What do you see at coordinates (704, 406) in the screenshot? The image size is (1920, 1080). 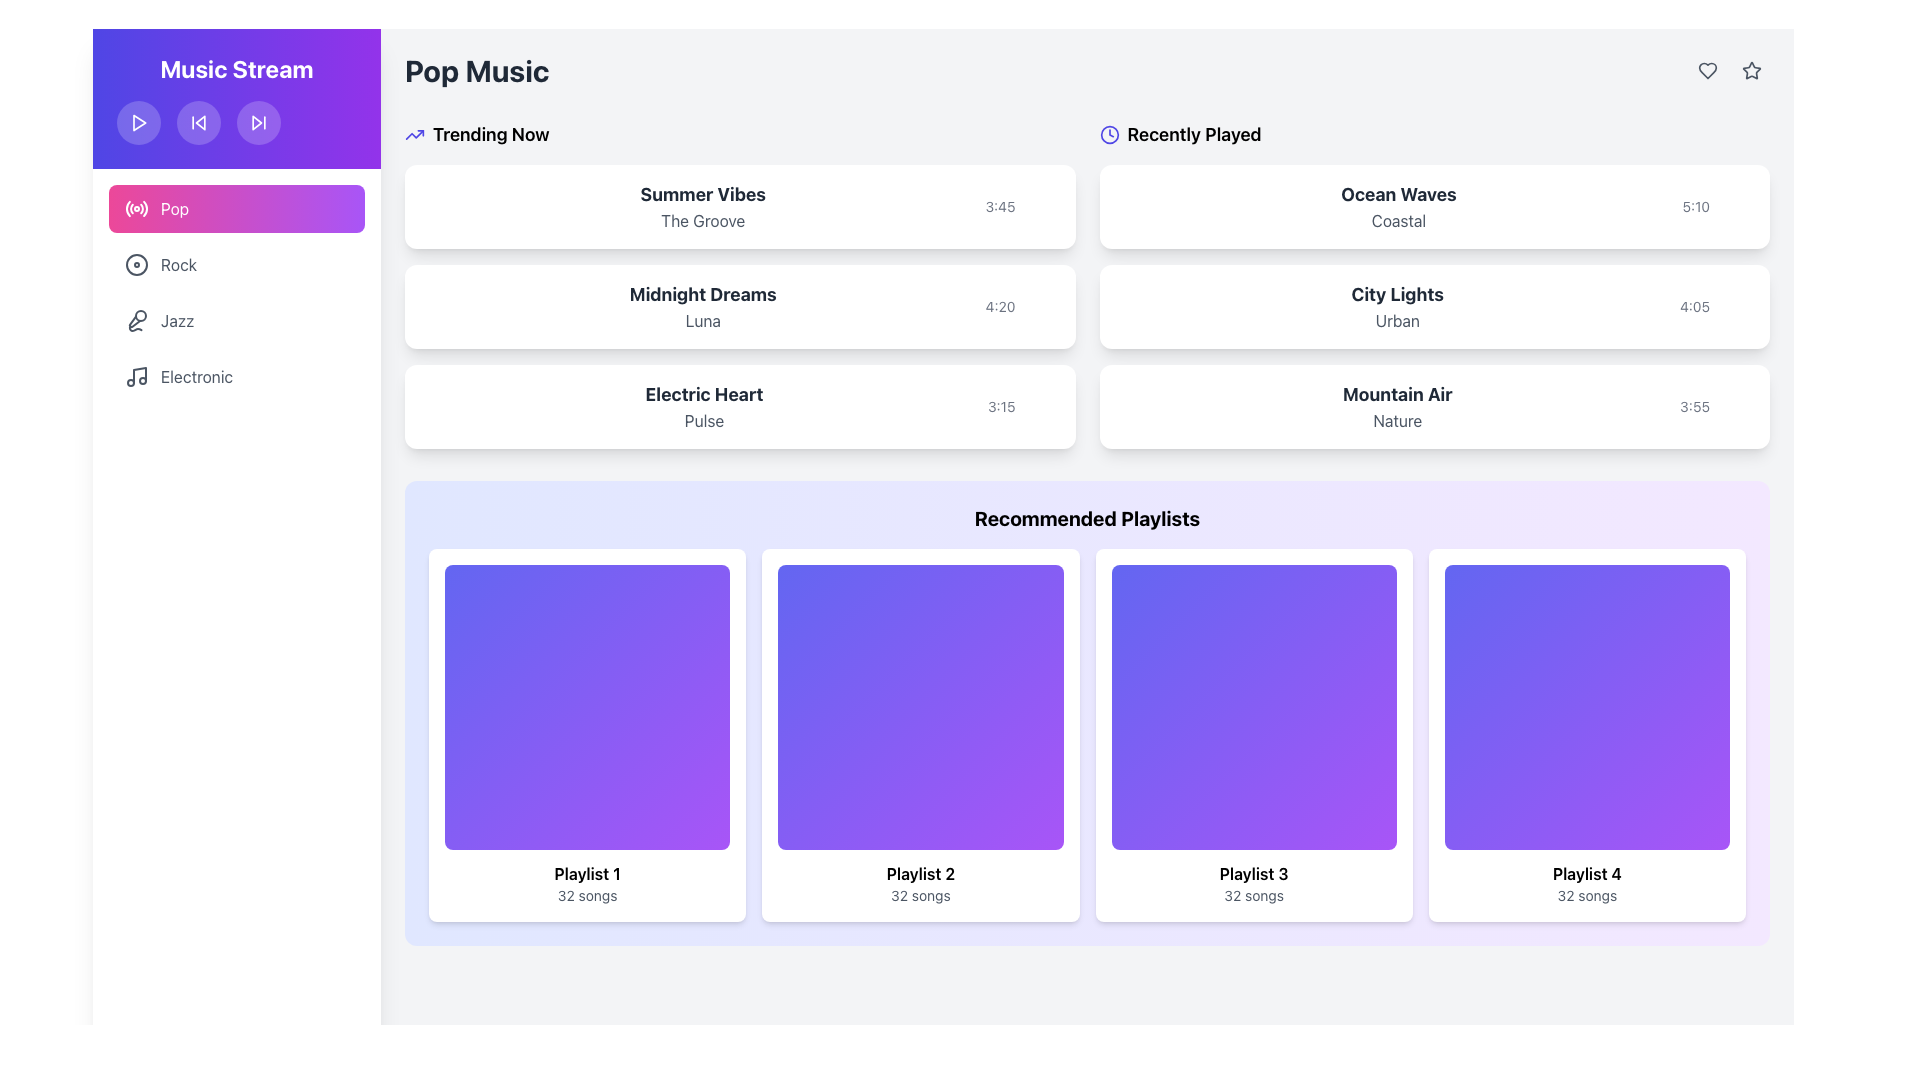 I see `the 'Electric Heart' text display element located in the central panel under the 'Trending Now' section` at bounding box center [704, 406].